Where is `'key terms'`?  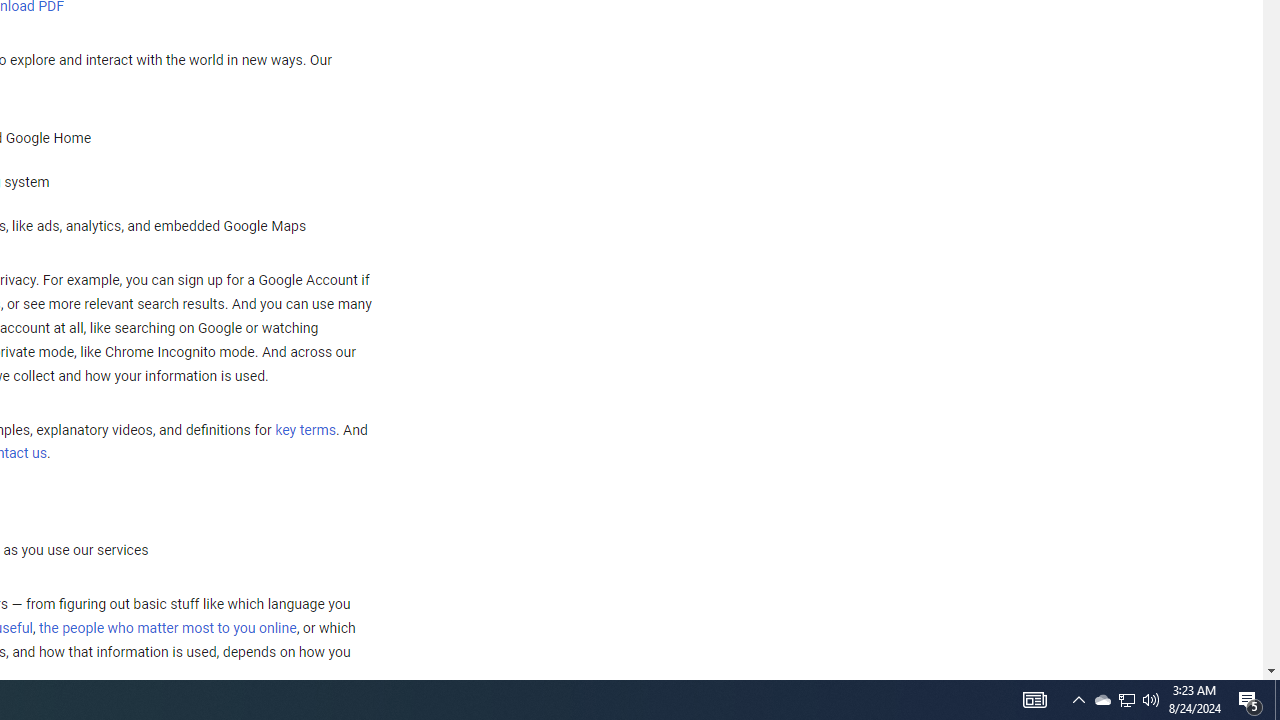
'key terms' is located at coordinates (304, 429).